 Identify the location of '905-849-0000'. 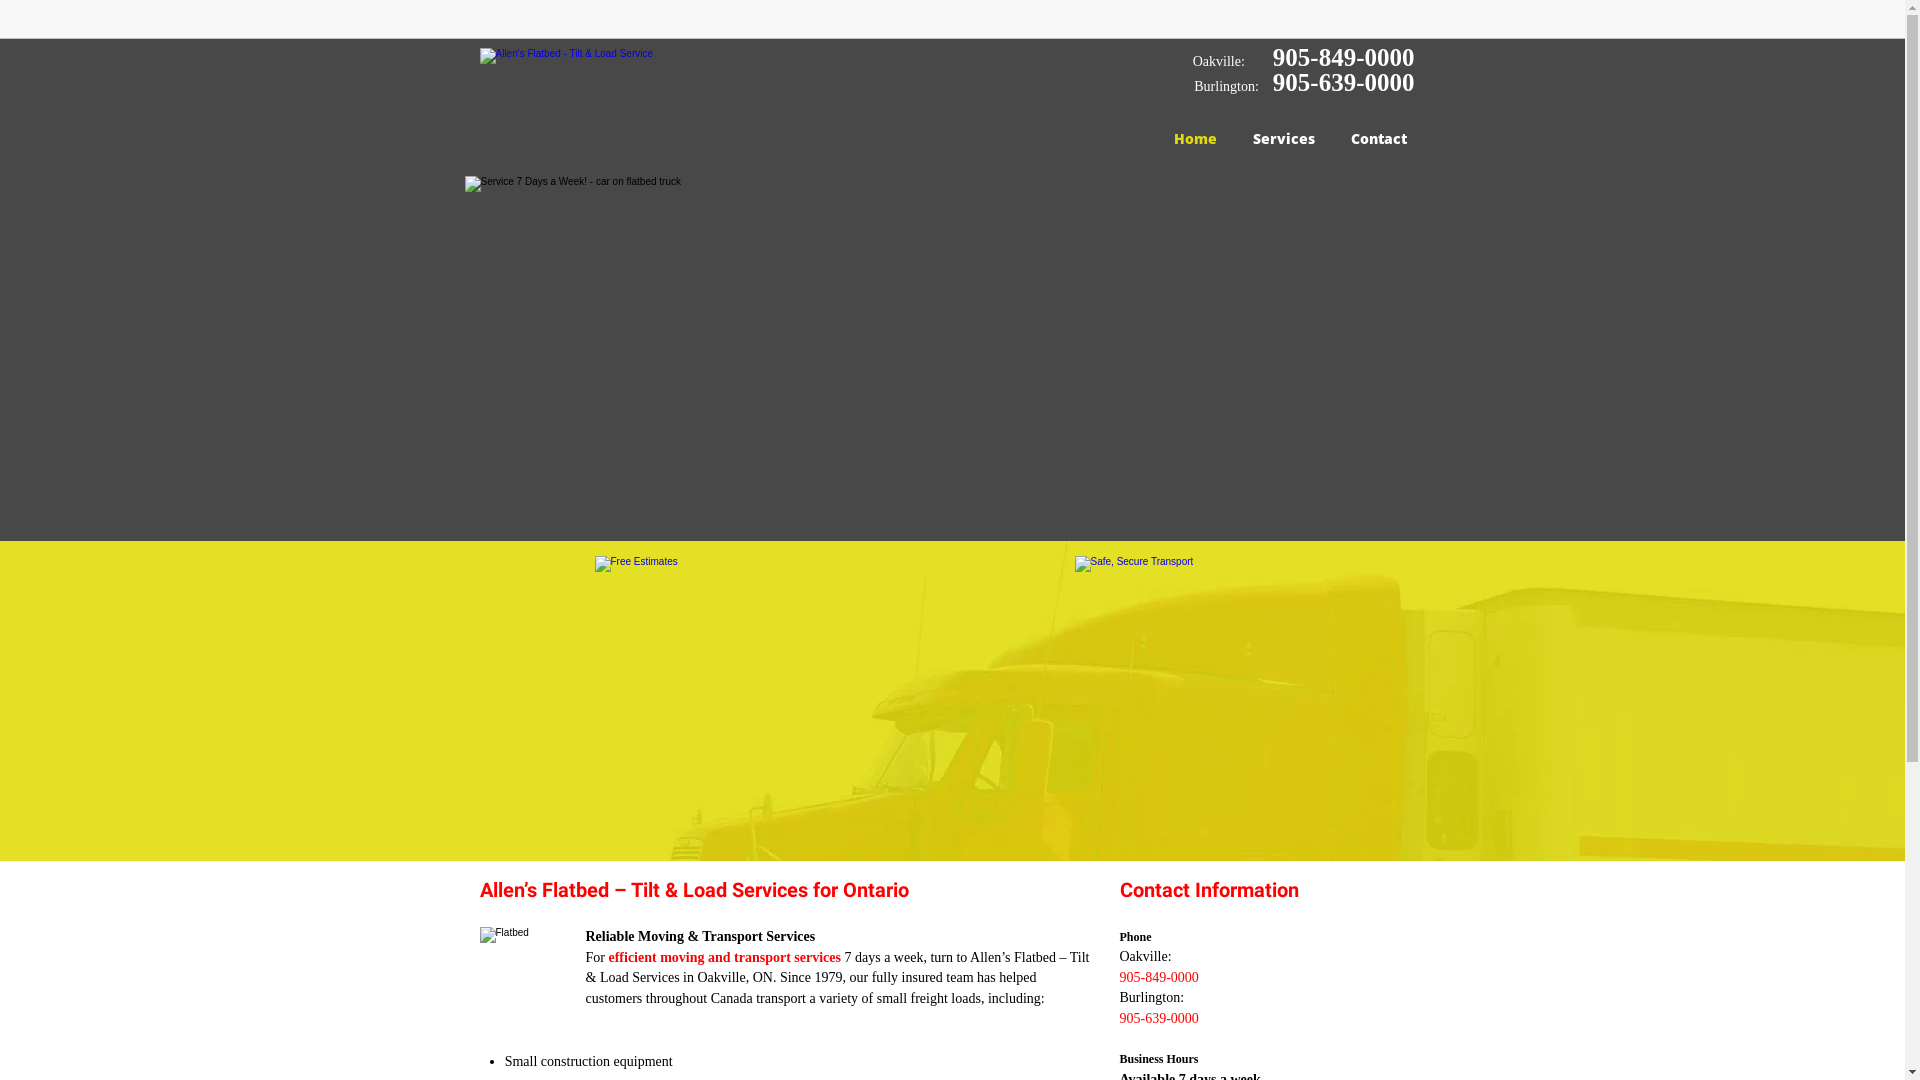
(1271, 56).